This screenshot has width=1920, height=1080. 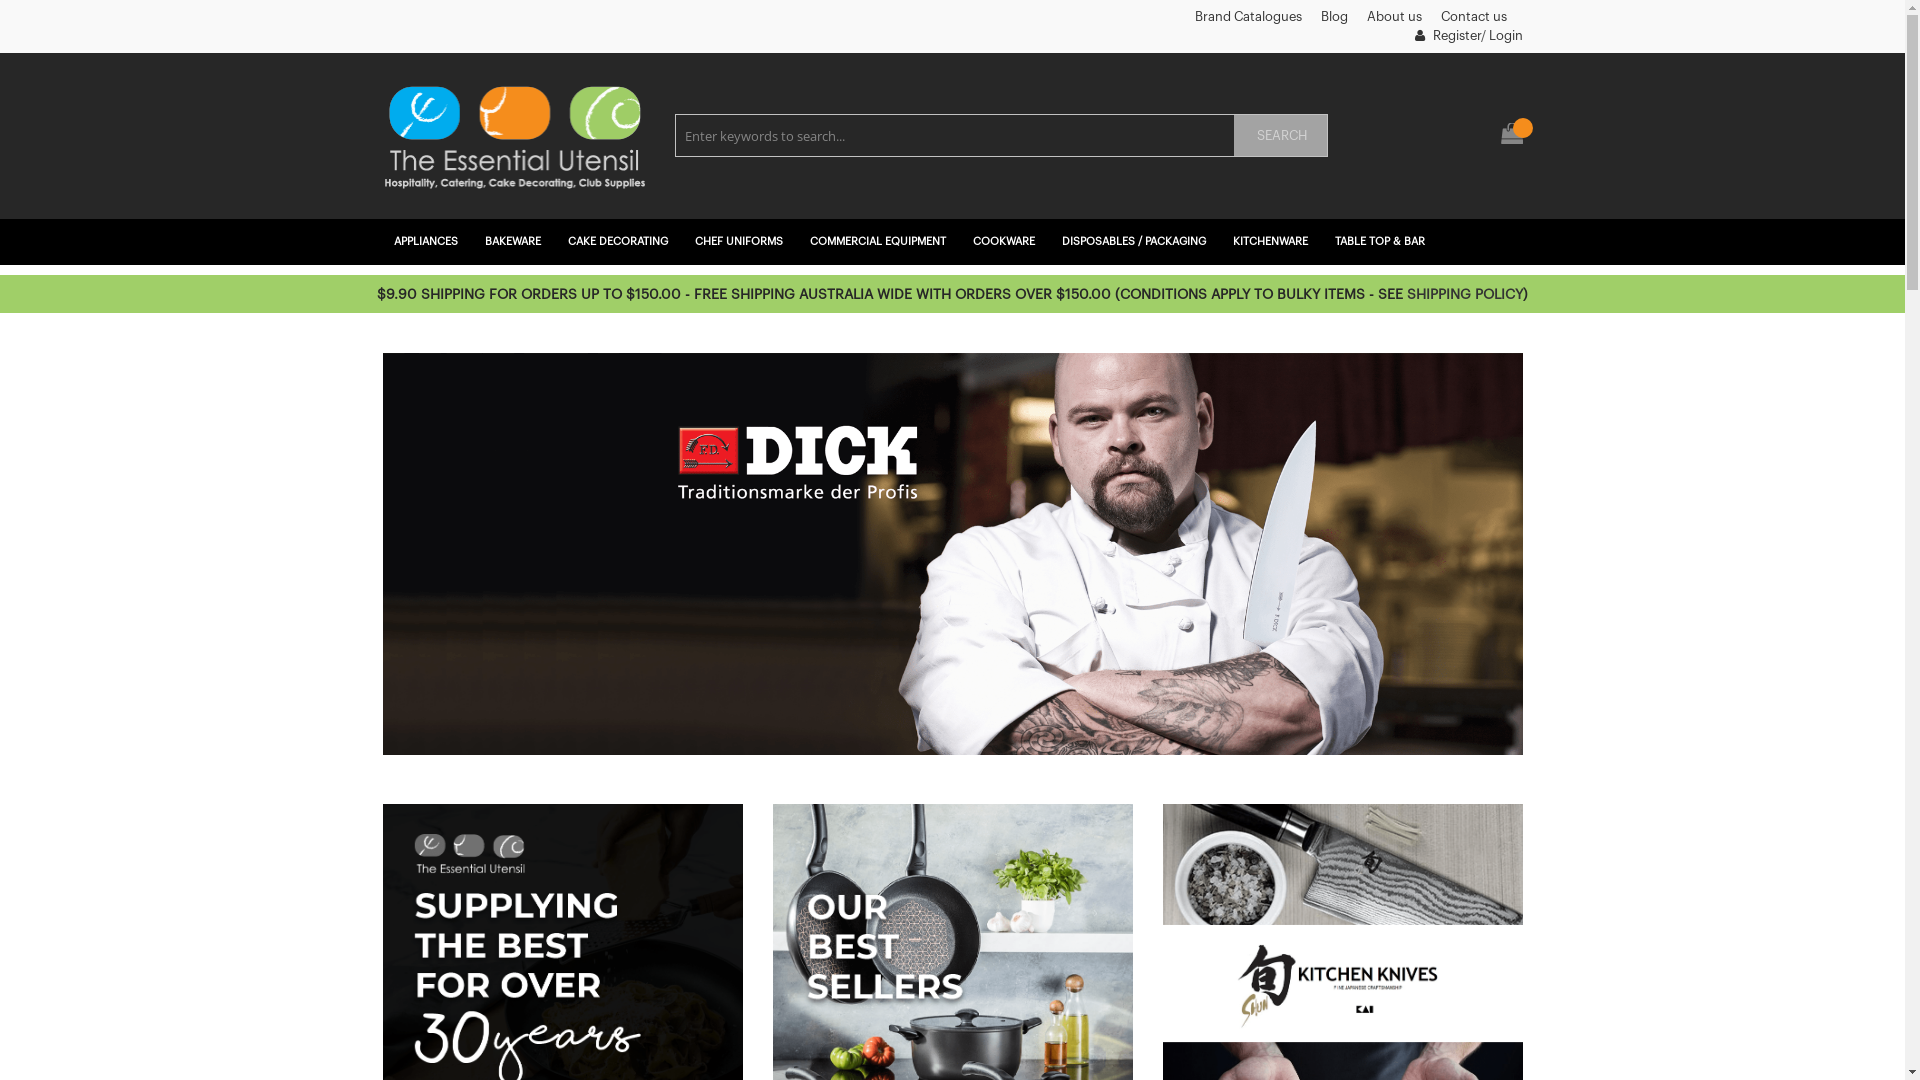 I want to click on 'Contact us', so click(x=1473, y=16).